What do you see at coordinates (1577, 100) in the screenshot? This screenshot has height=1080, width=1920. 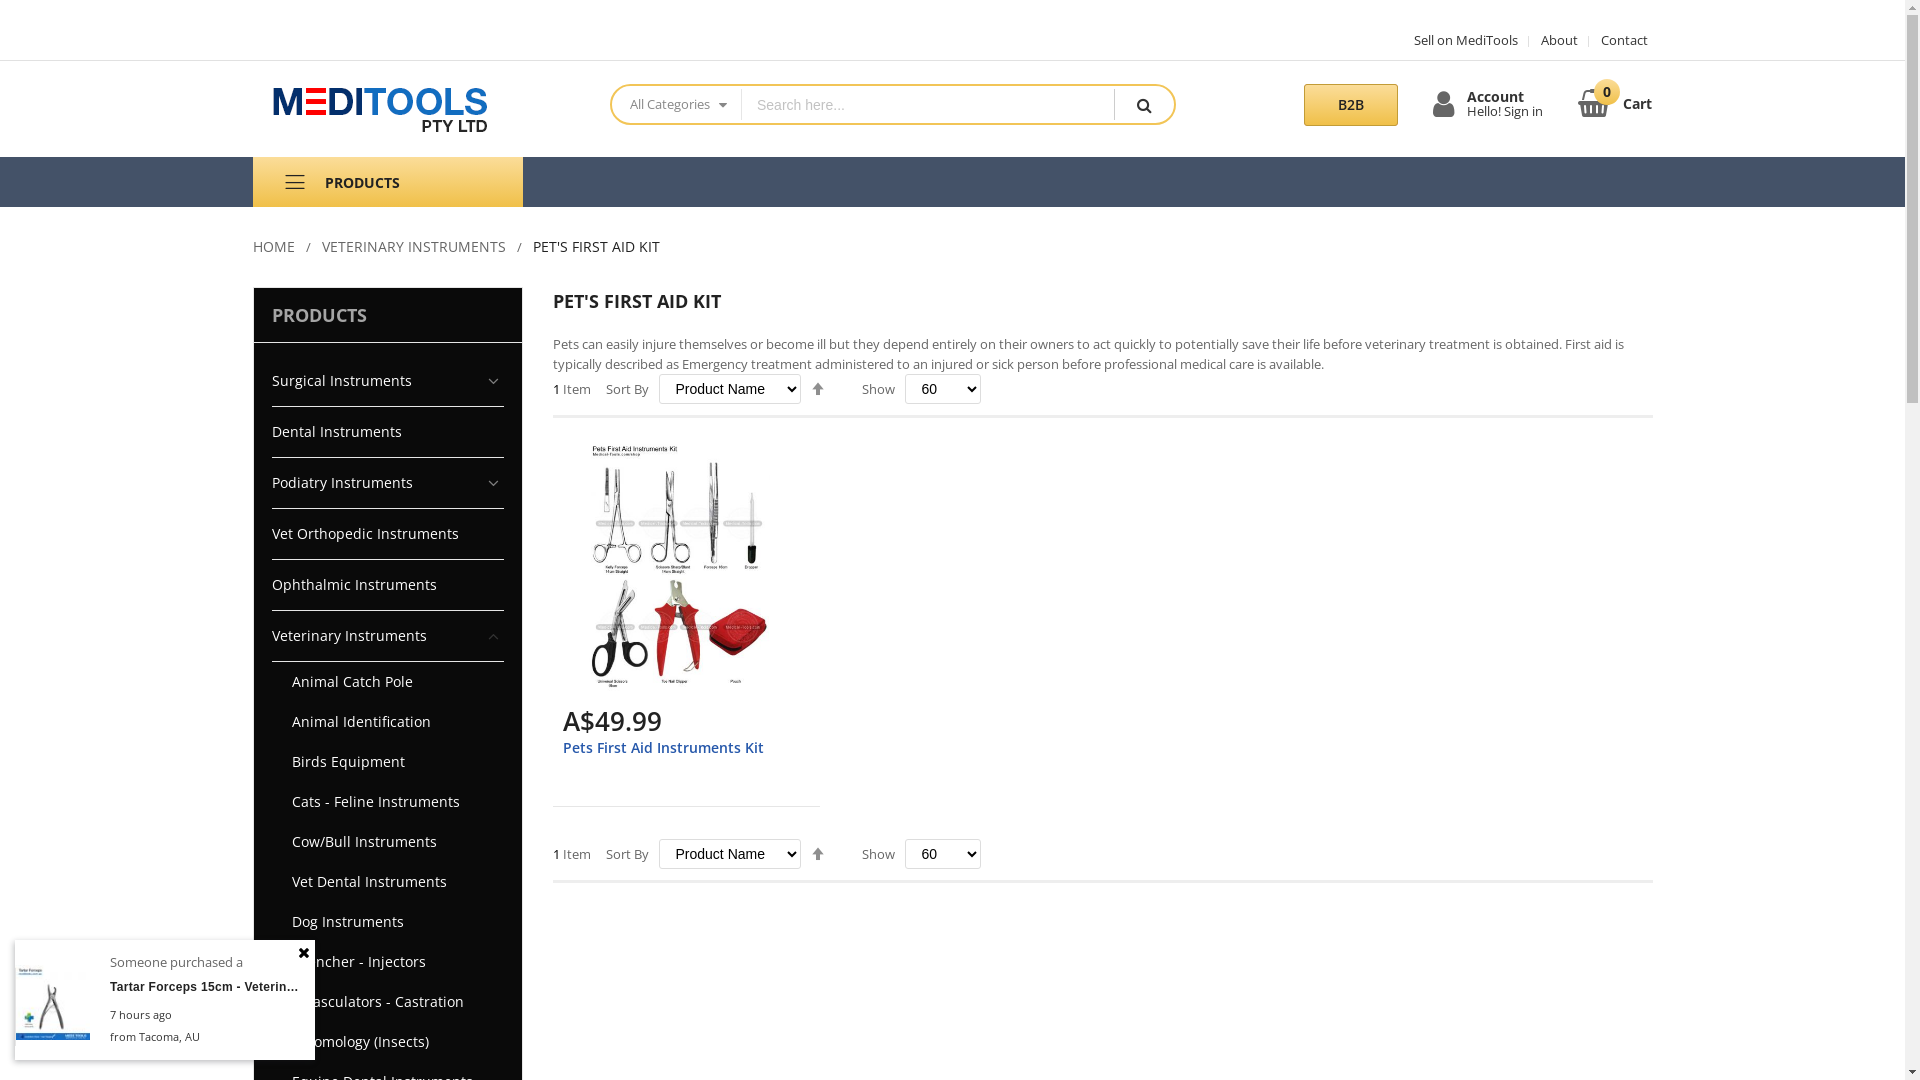 I see `'Cart'` at bounding box center [1577, 100].